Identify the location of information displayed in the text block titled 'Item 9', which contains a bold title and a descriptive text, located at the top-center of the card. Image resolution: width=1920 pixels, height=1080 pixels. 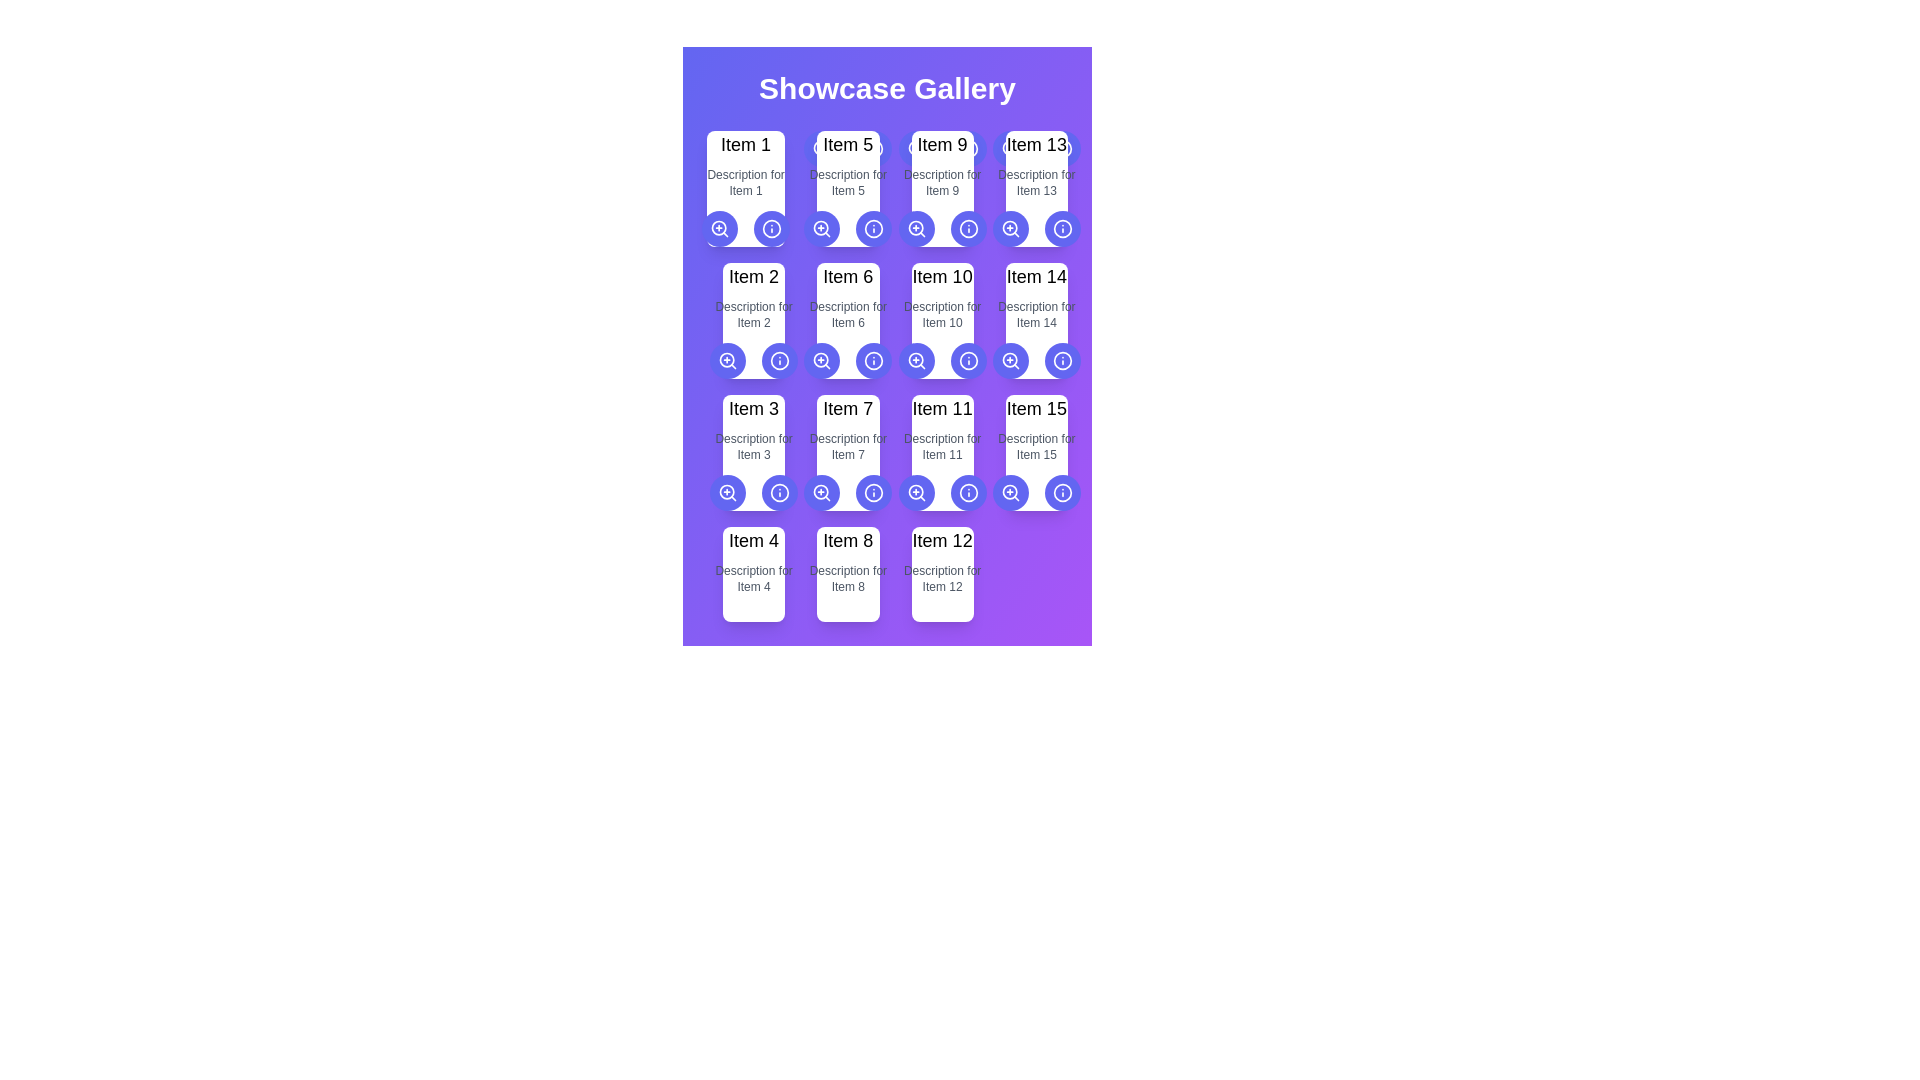
(941, 189).